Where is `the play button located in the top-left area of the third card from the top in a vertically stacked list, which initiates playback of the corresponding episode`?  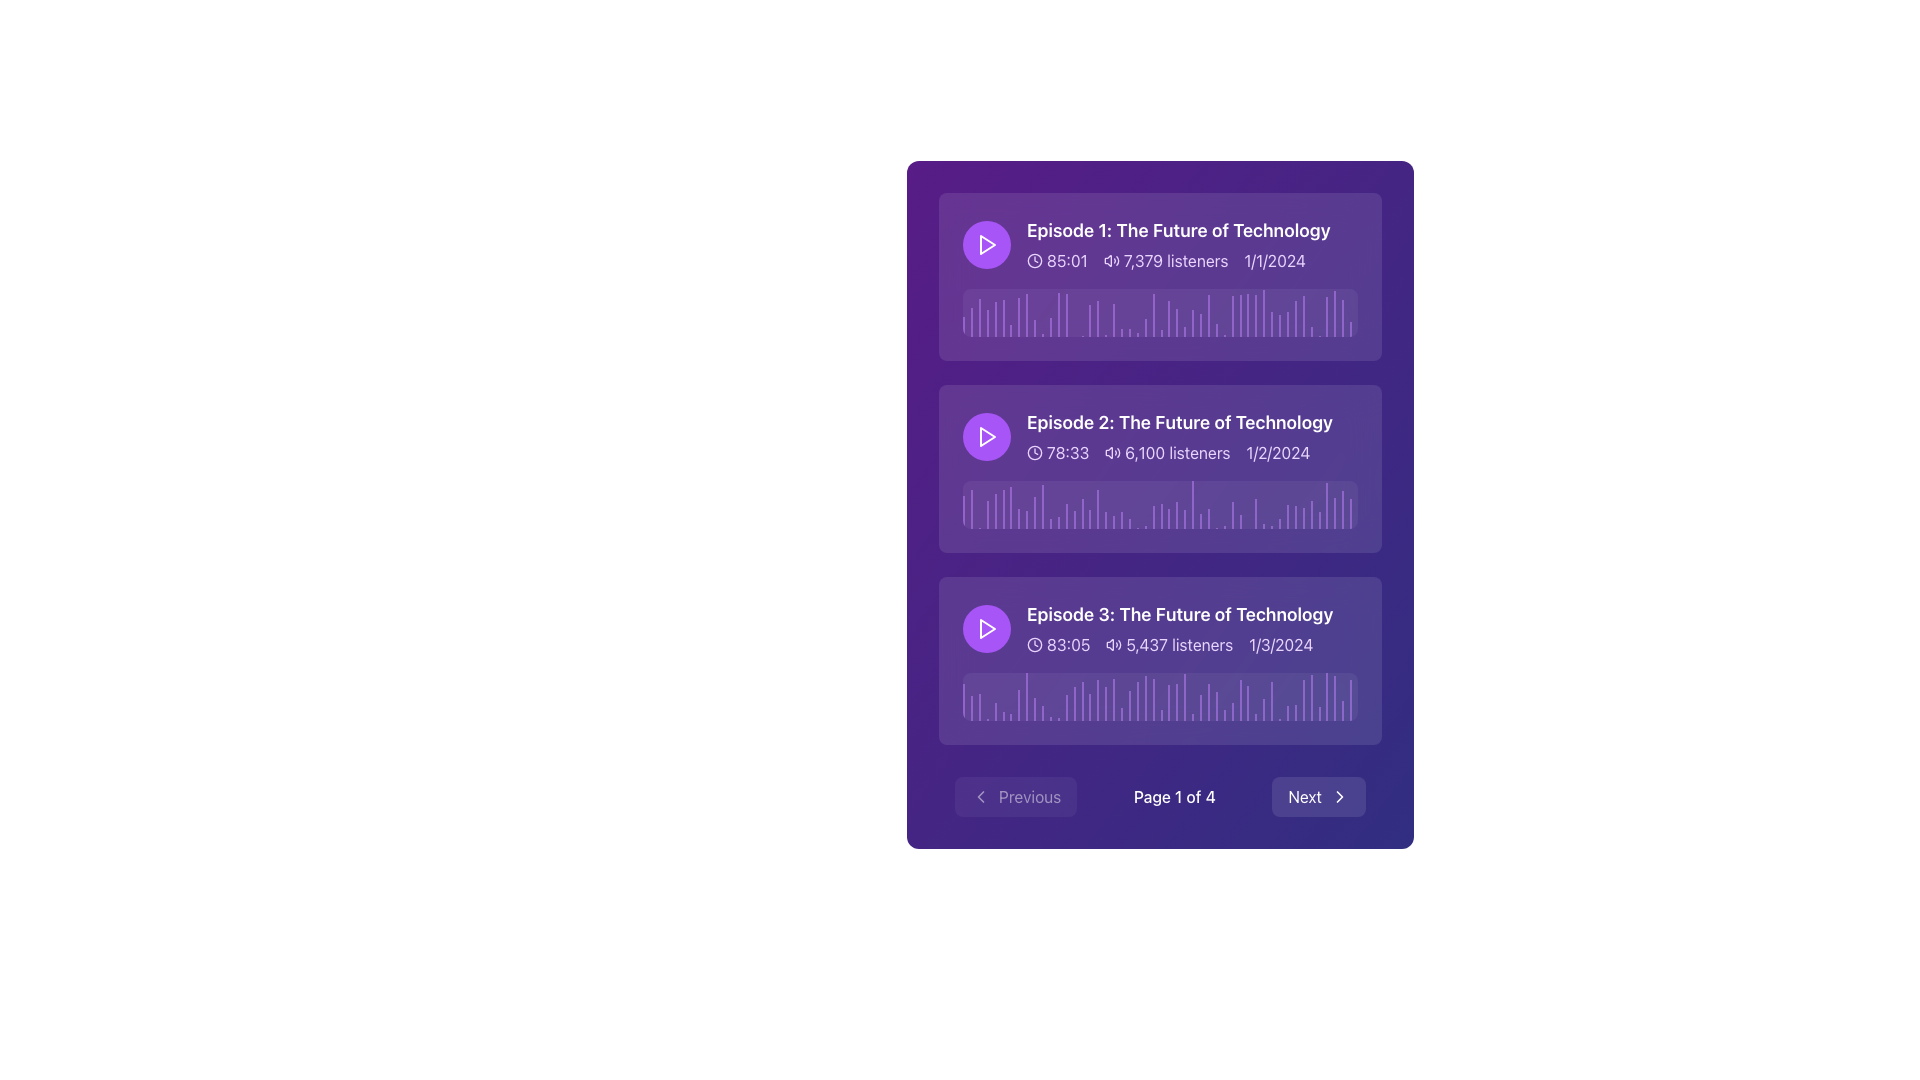
the play button located in the top-left area of the third card from the top in a vertically stacked list, which initiates playback of the corresponding episode is located at coordinates (988, 627).